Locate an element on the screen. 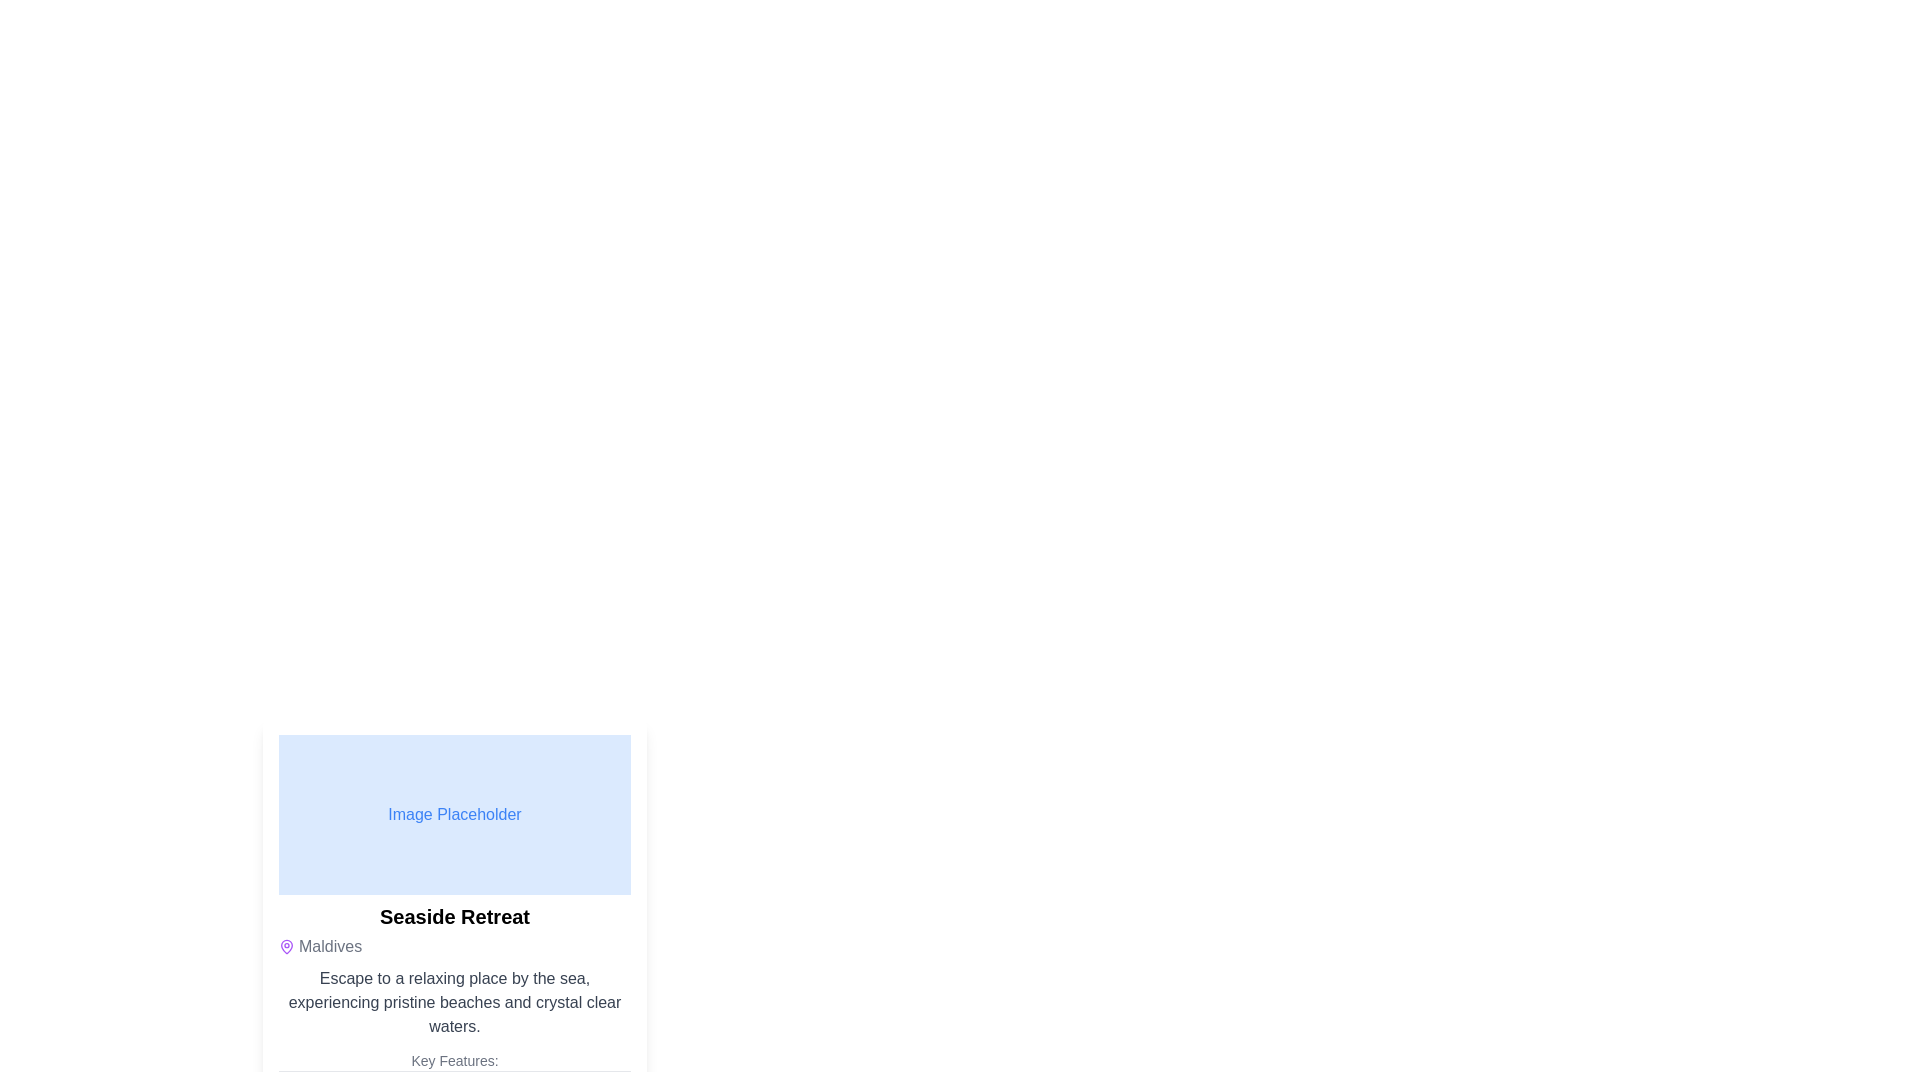 The height and width of the screenshot is (1080, 1920). the text label that displays 'Seaside Retreat' in bold, larger font with a vibrant gradient color scheme, situated prominently within a card layout is located at coordinates (454, 917).